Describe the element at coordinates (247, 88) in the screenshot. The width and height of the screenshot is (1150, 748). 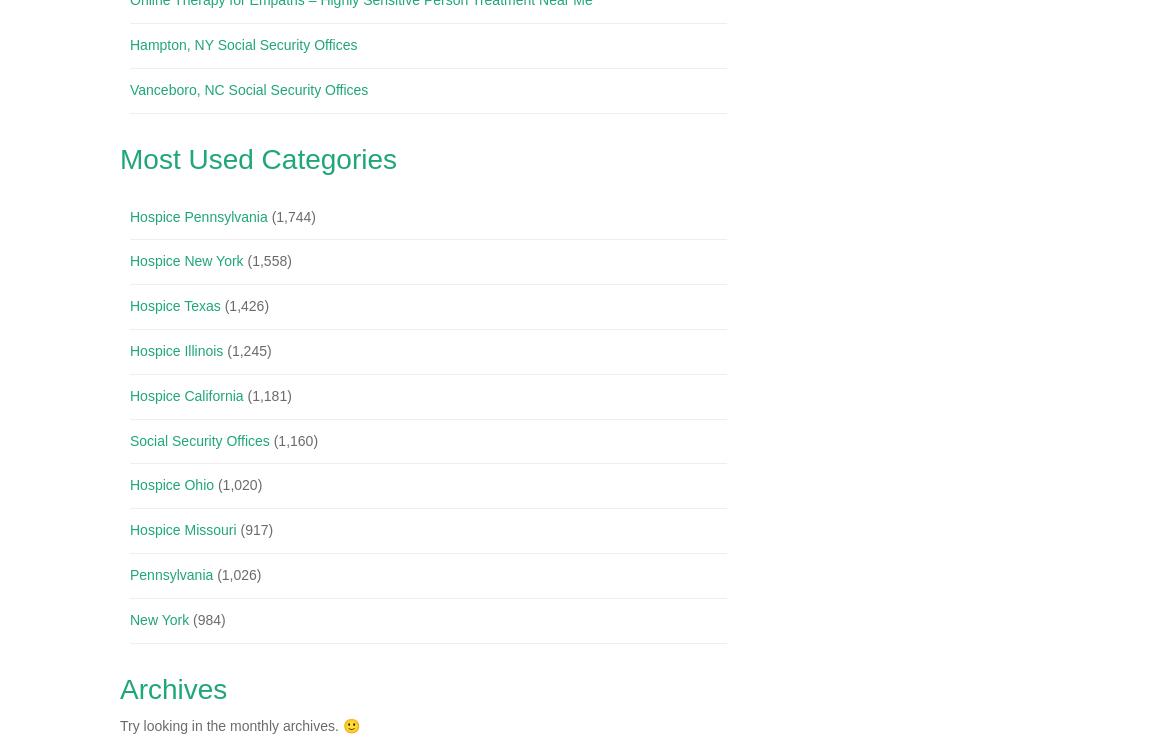
I see `'Vanceboro, NC Social Security Offices'` at that location.